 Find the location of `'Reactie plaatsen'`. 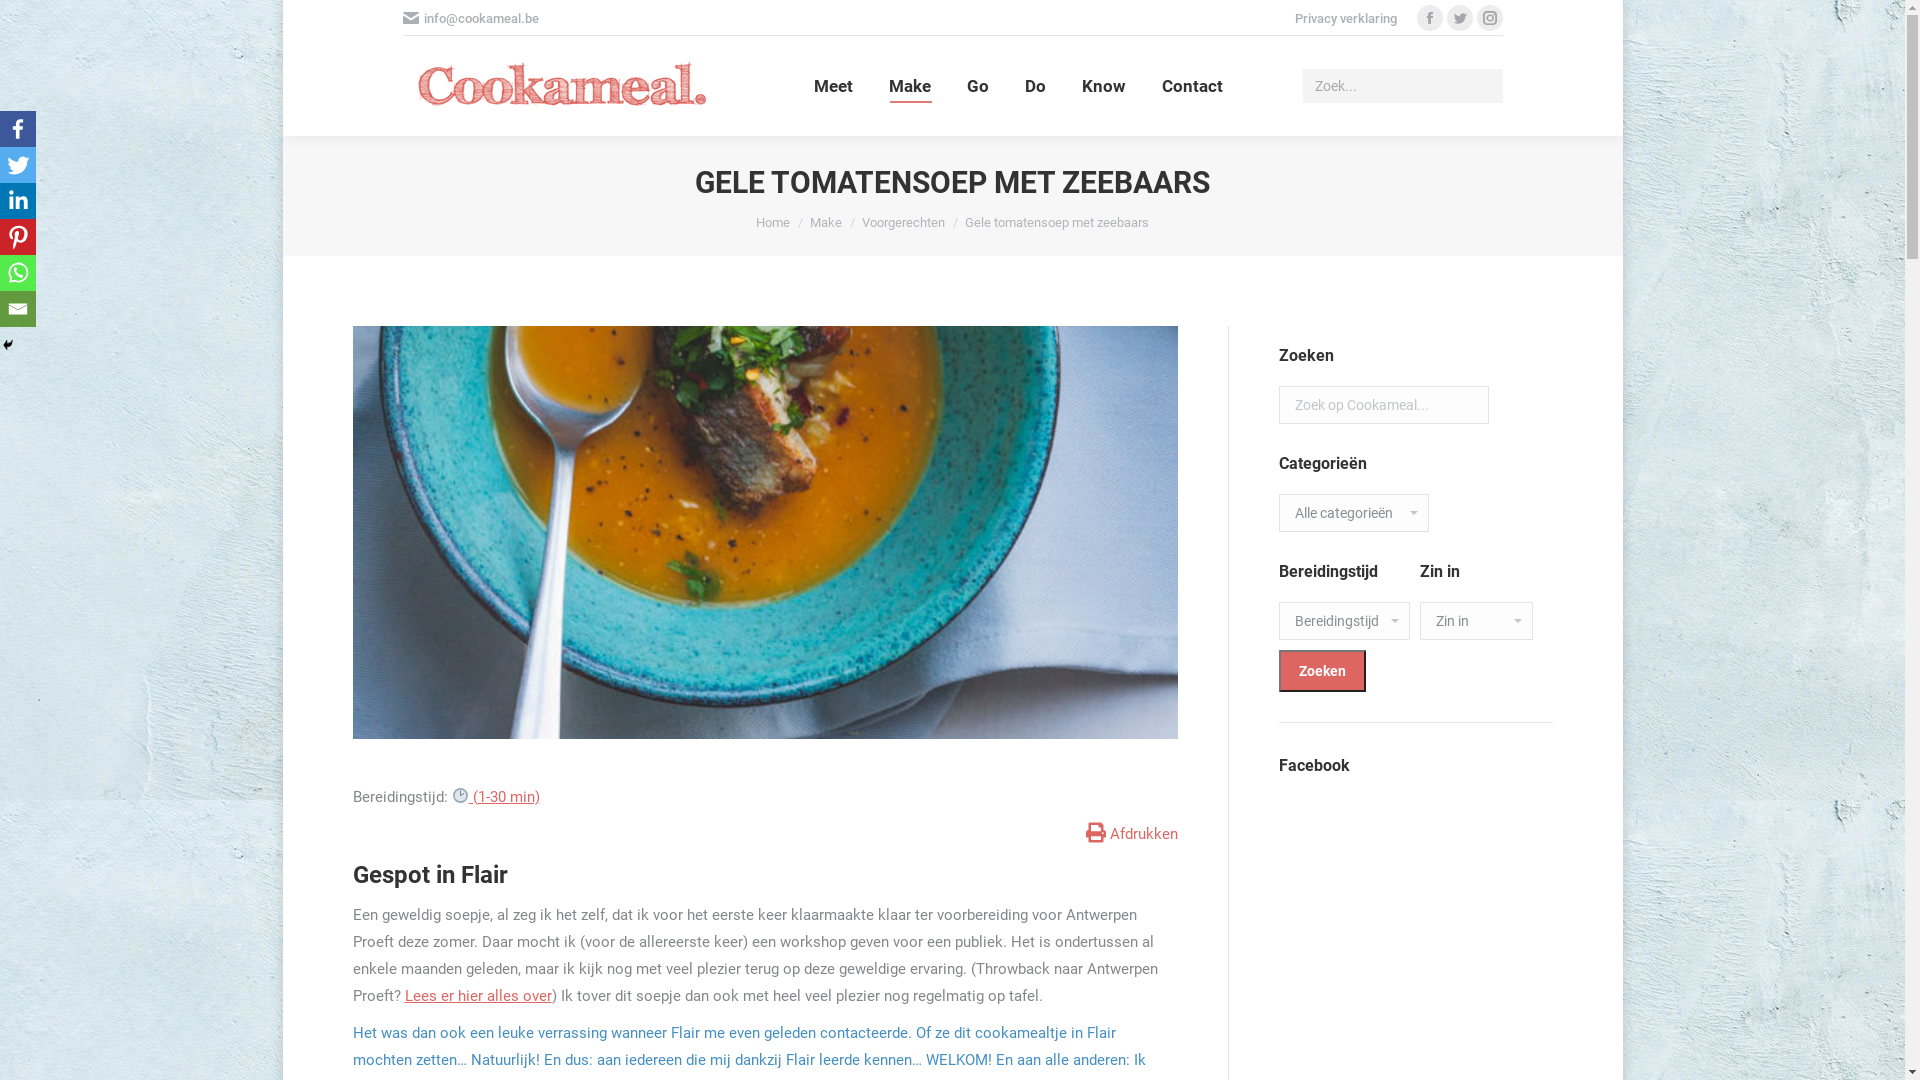

'Reactie plaatsen' is located at coordinates (73, 20).